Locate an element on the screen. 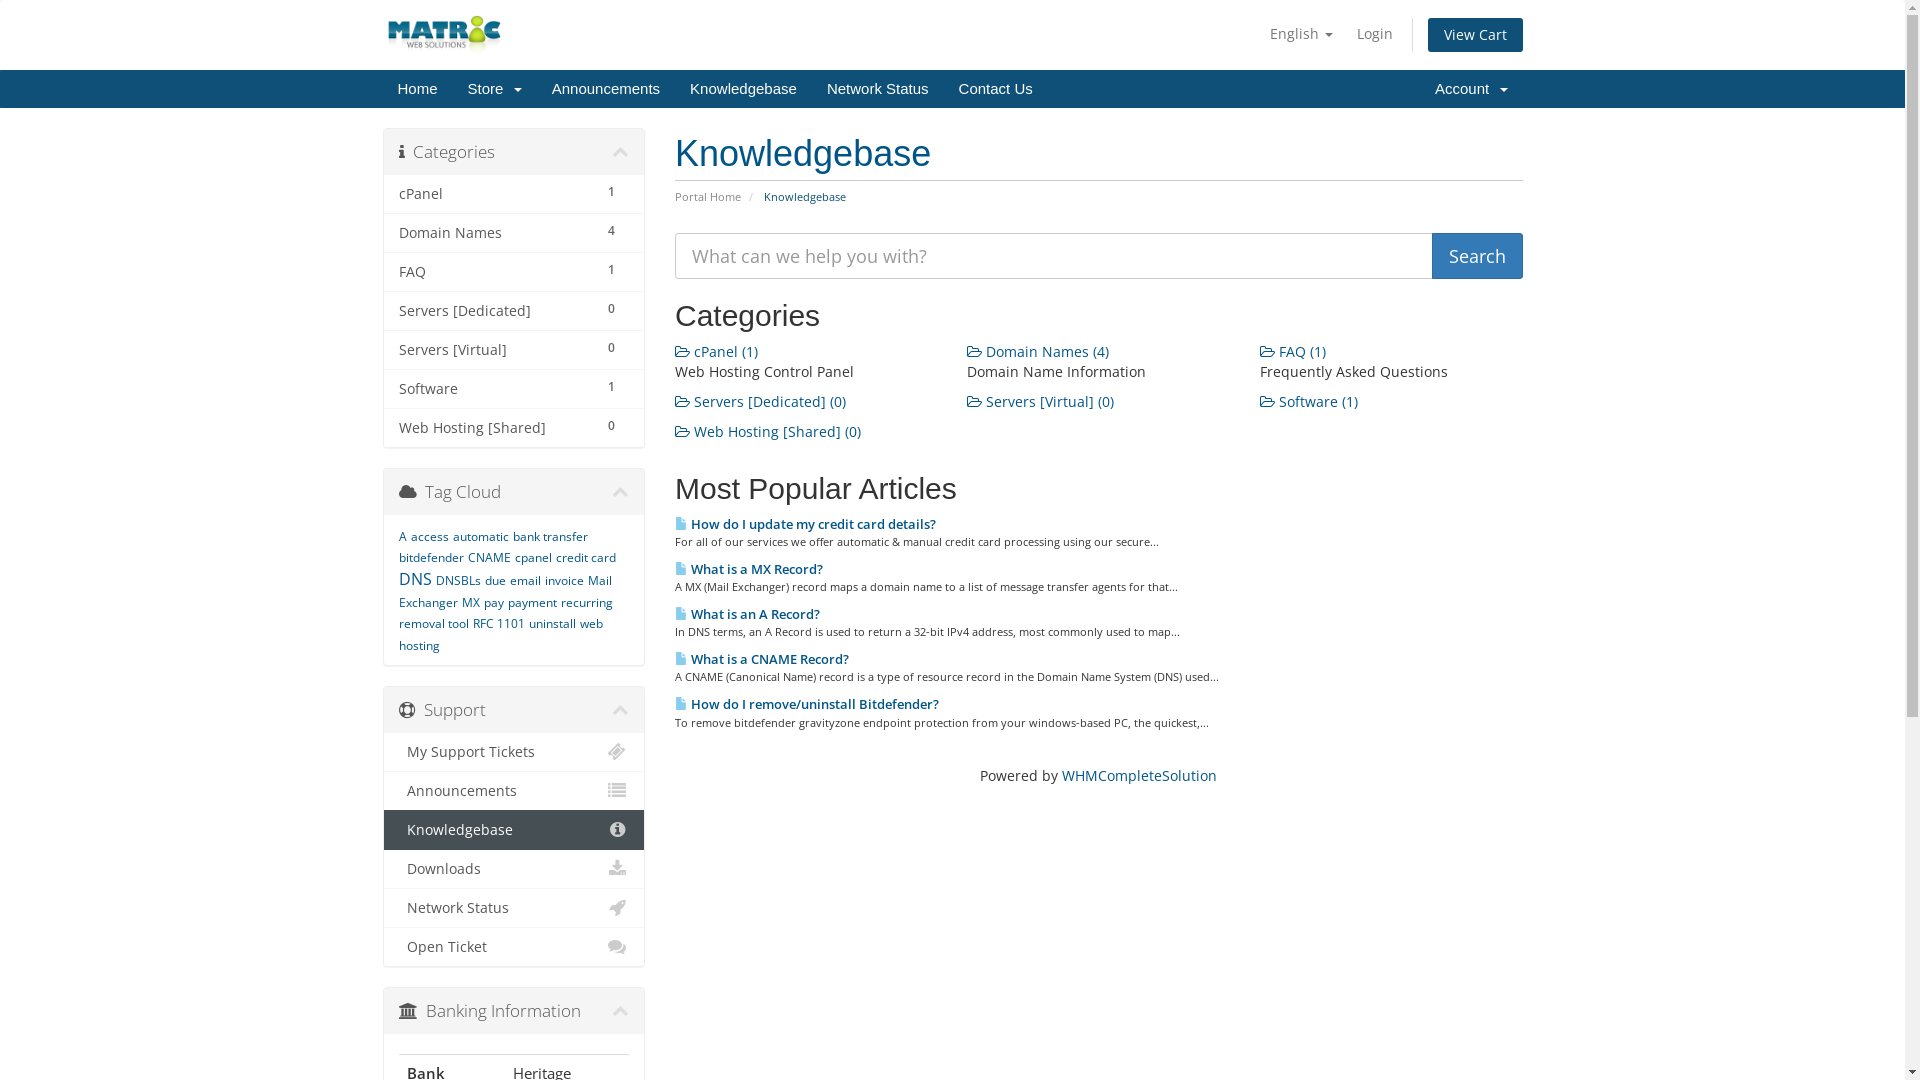  'automatic' is located at coordinates (450, 535).